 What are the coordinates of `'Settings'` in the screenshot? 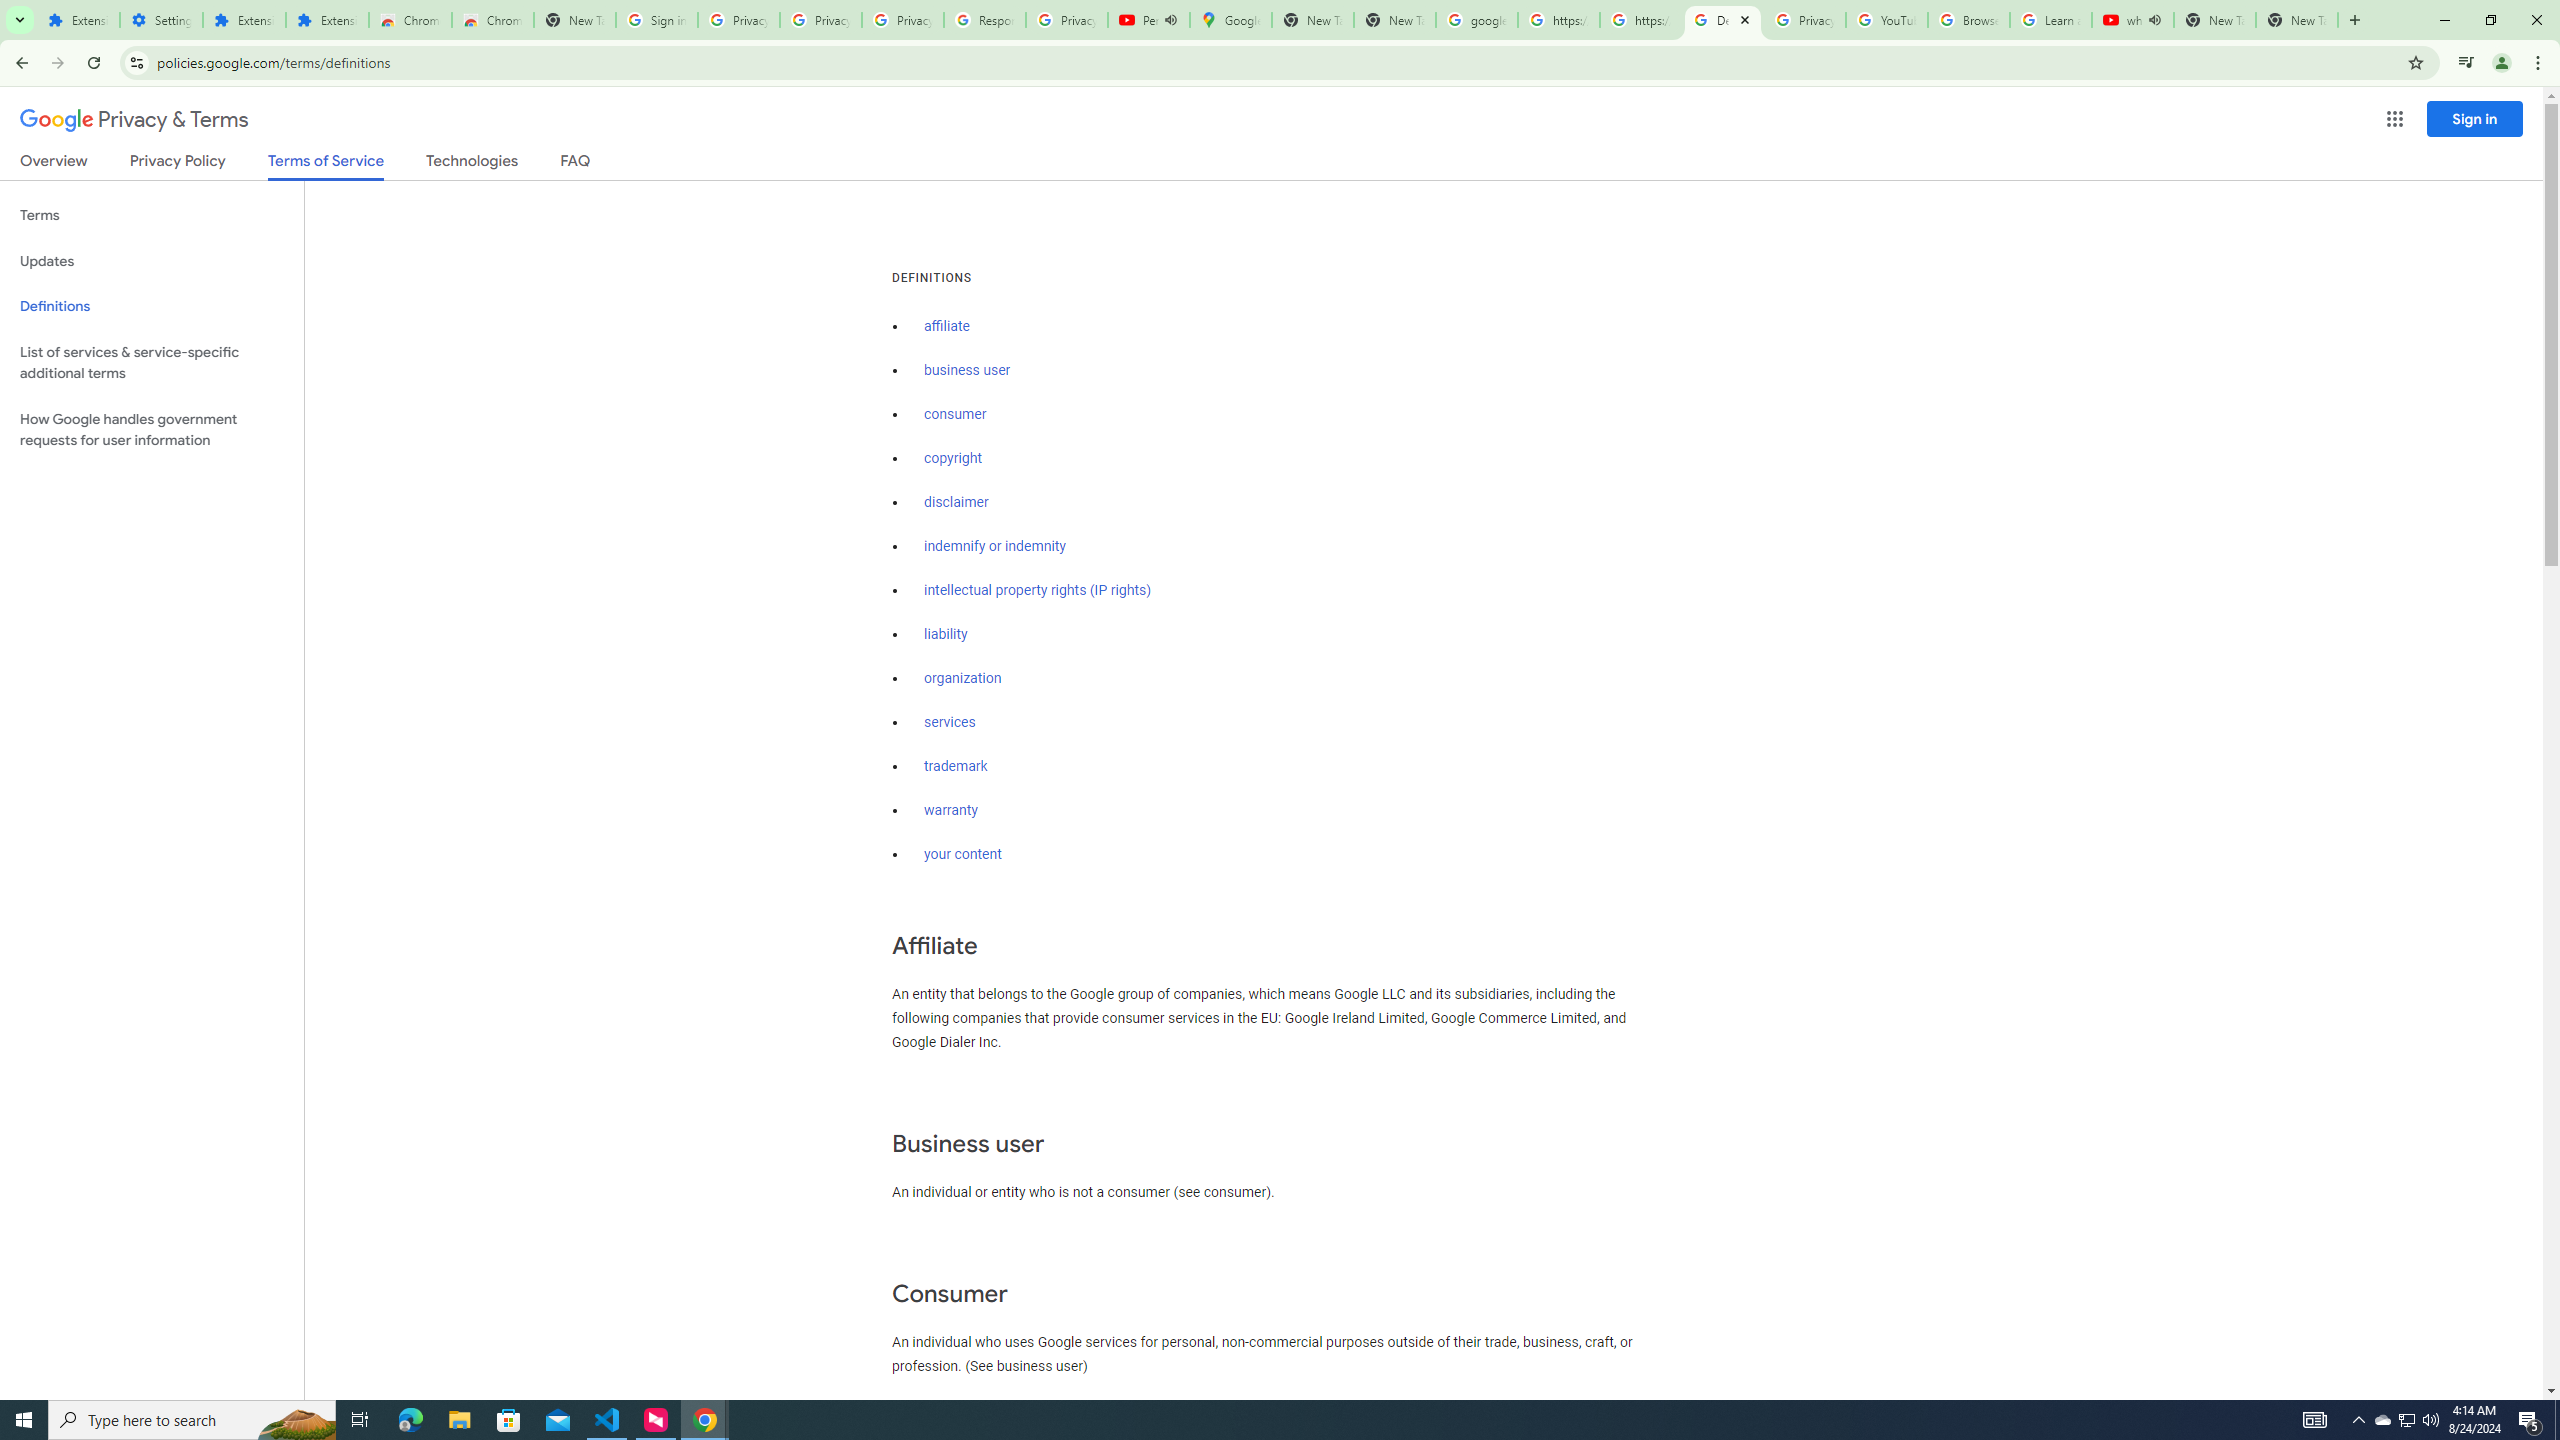 It's located at (160, 19).